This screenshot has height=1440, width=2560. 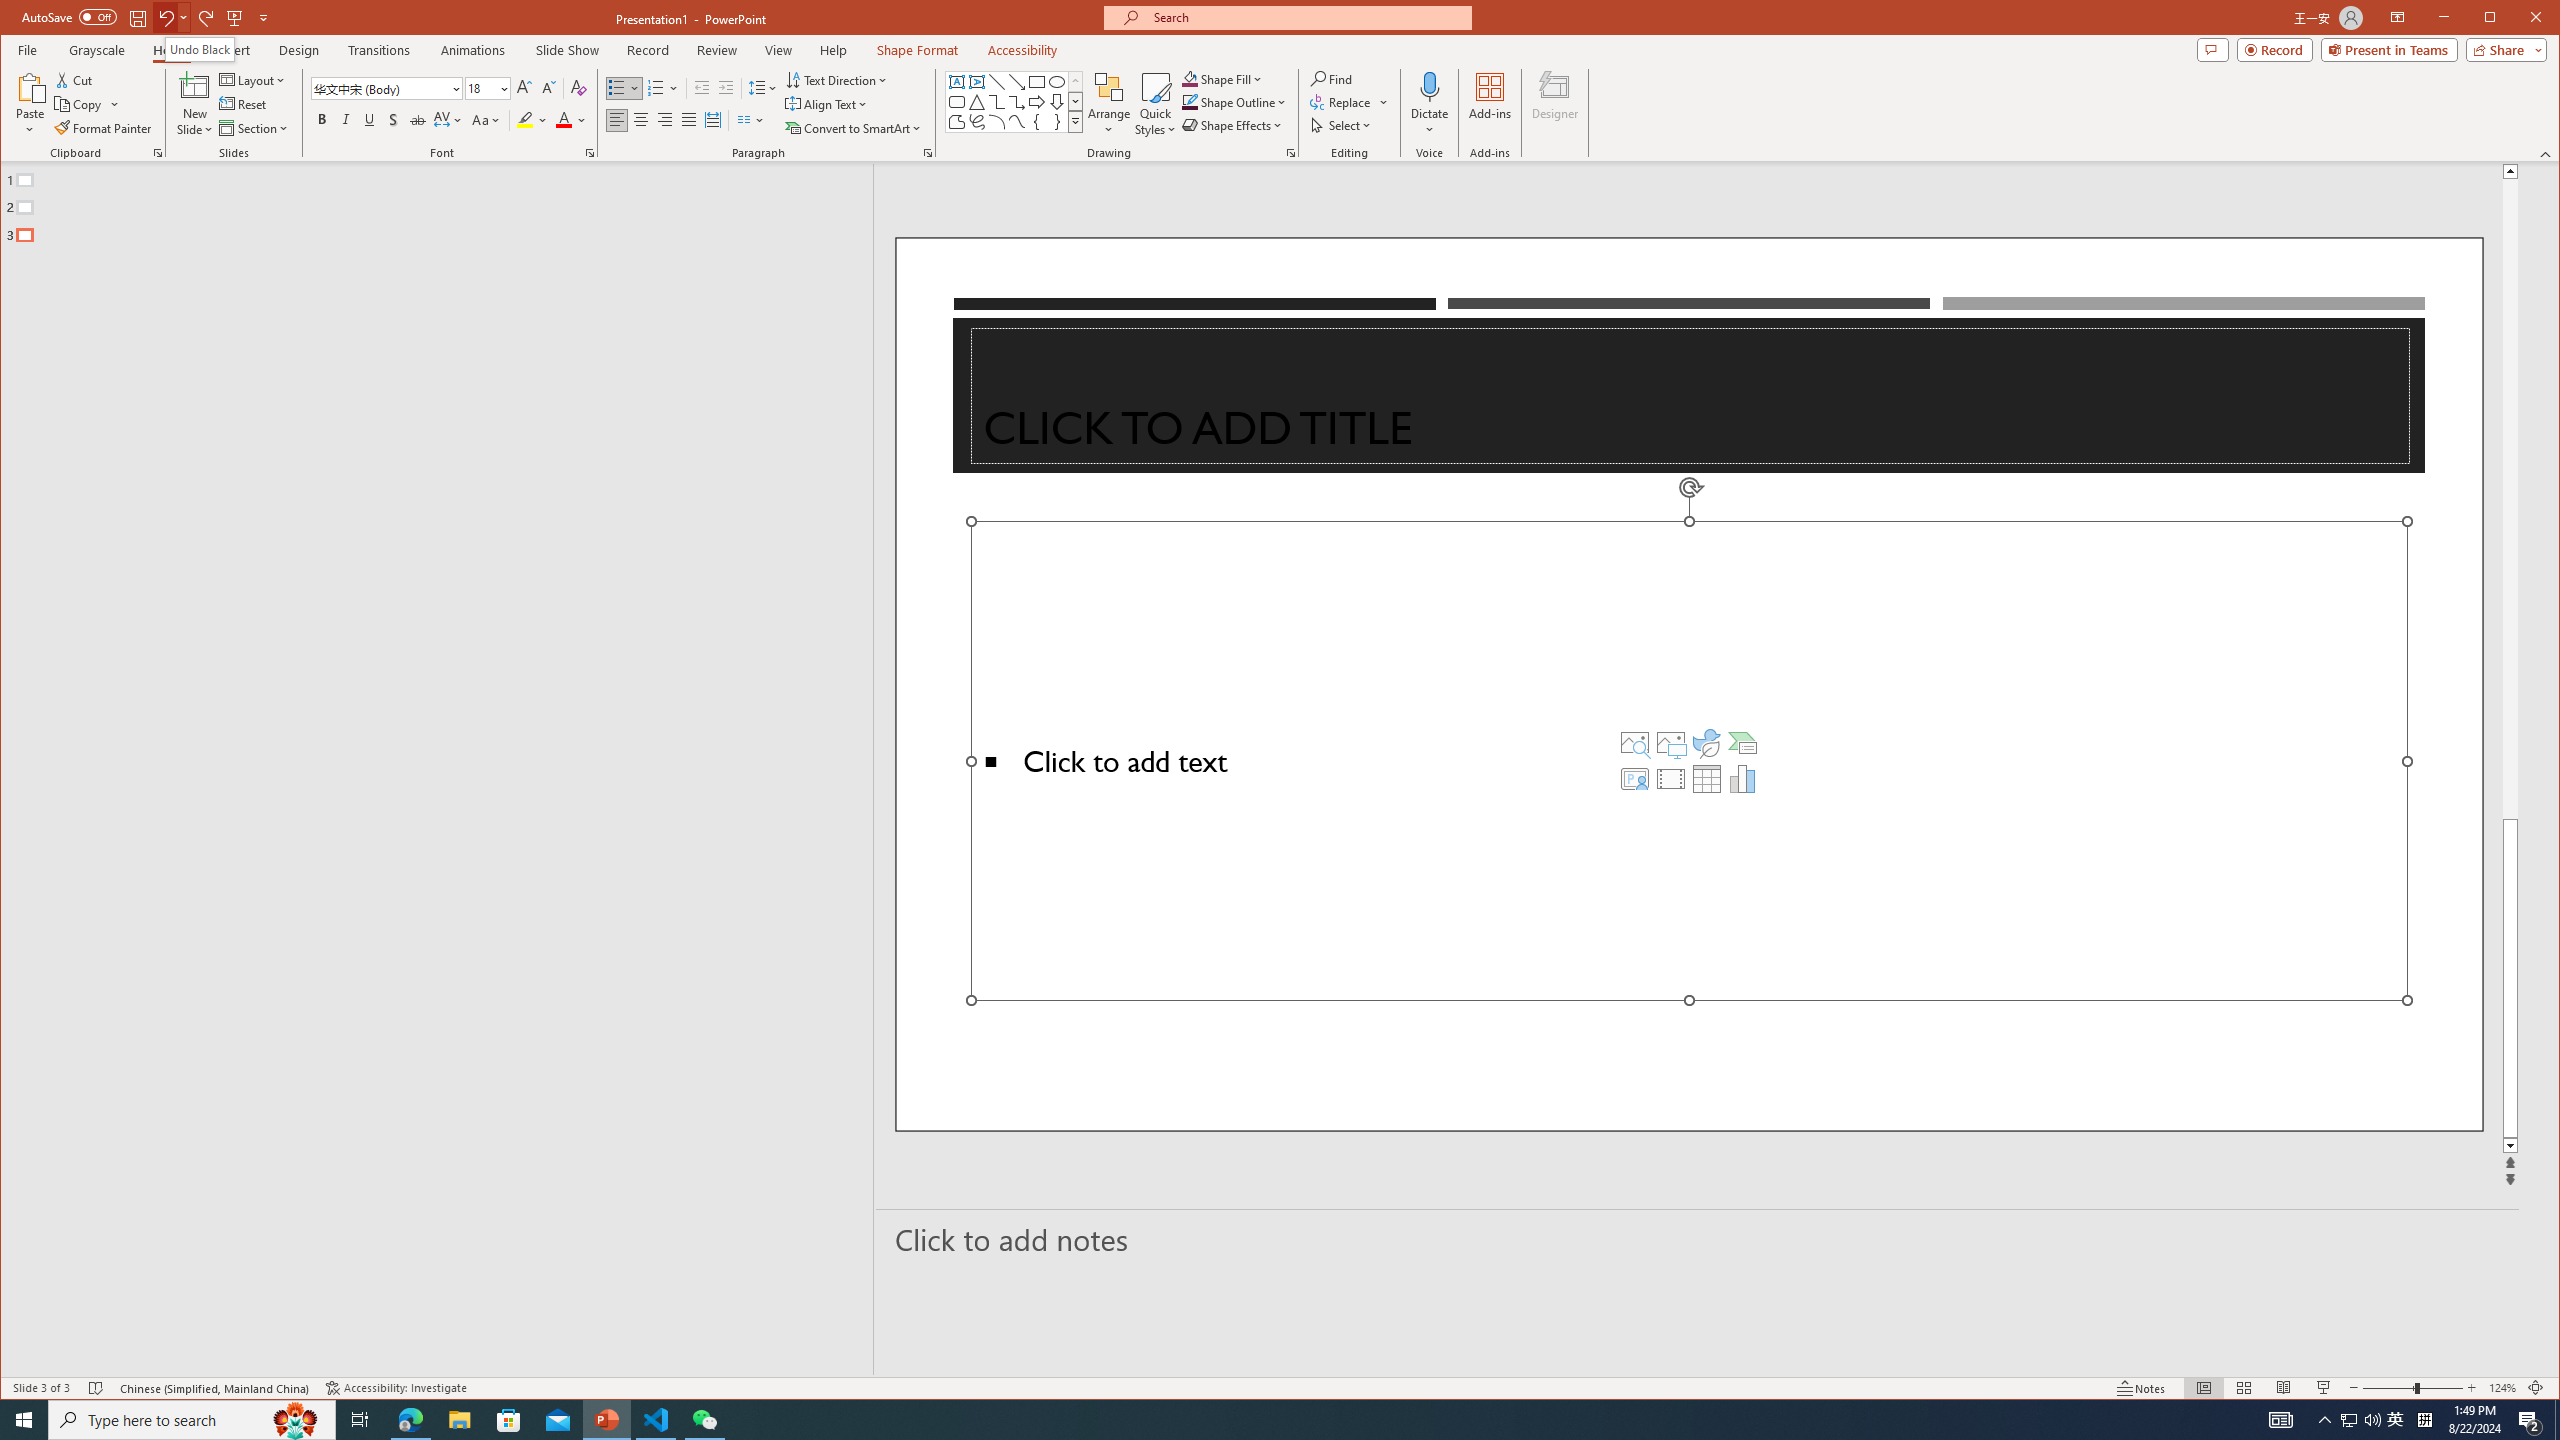 What do you see at coordinates (409, 1418) in the screenshot?
I see `'Microsoft Edge - 1 running window'` at bounding box center [409, 1418].